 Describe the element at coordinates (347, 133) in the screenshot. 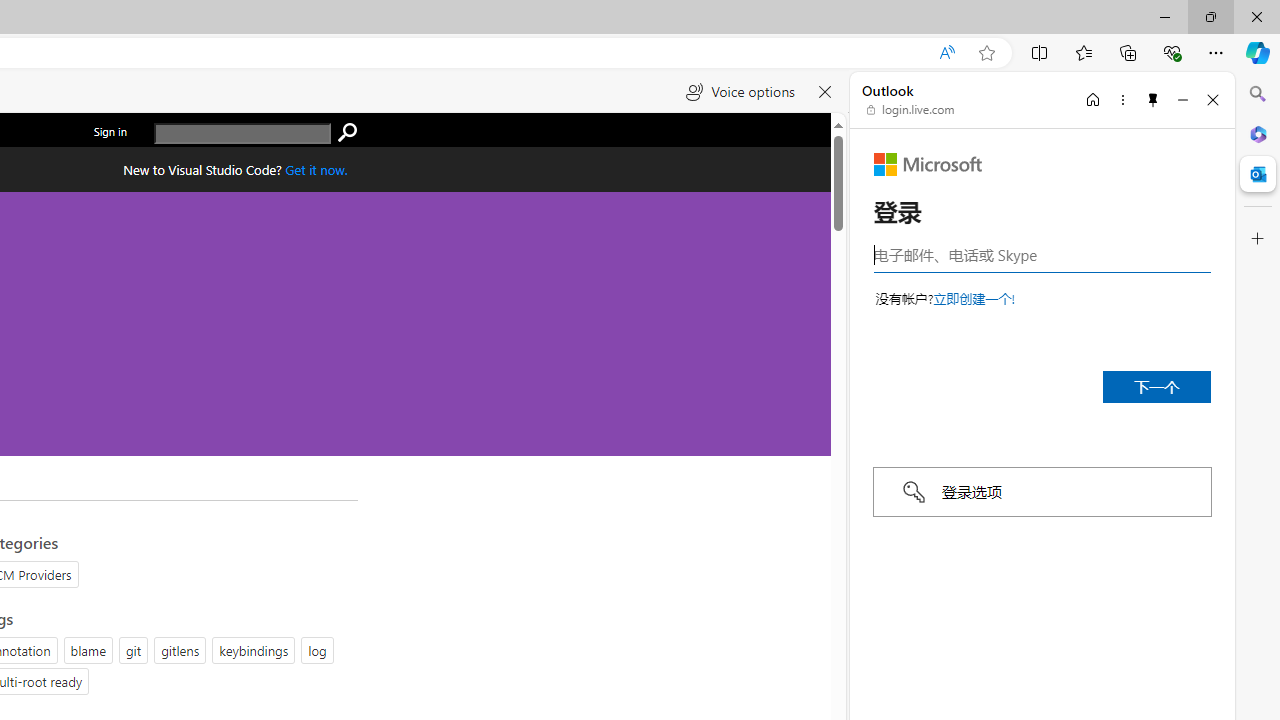

I see `'search'` at that location.